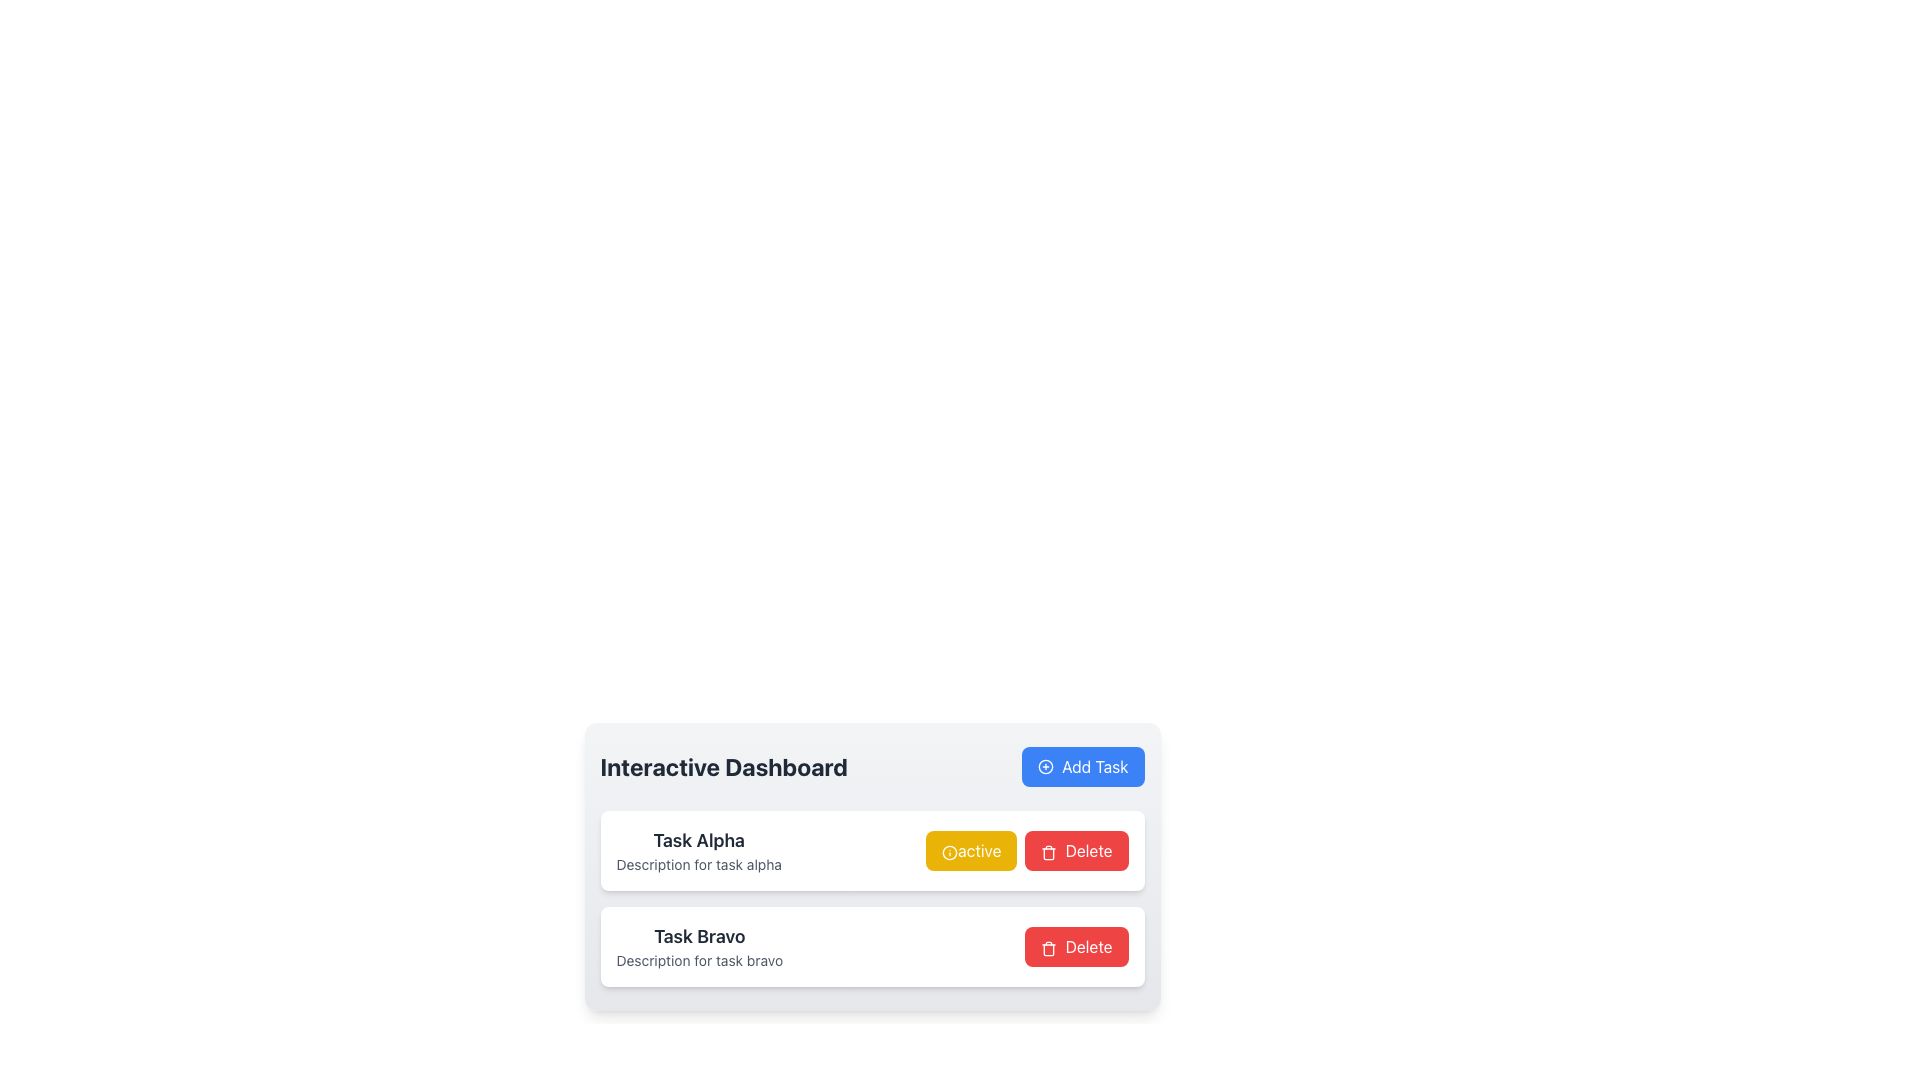 The image size is (1920, 1080). Describe the element at coordinates (949, 852) in the screenshot. I see `the icon located to the left of the 'active' label in the yellow button area of the 'Task Alpha' entry, which visually indicates the status of the task` at that location.